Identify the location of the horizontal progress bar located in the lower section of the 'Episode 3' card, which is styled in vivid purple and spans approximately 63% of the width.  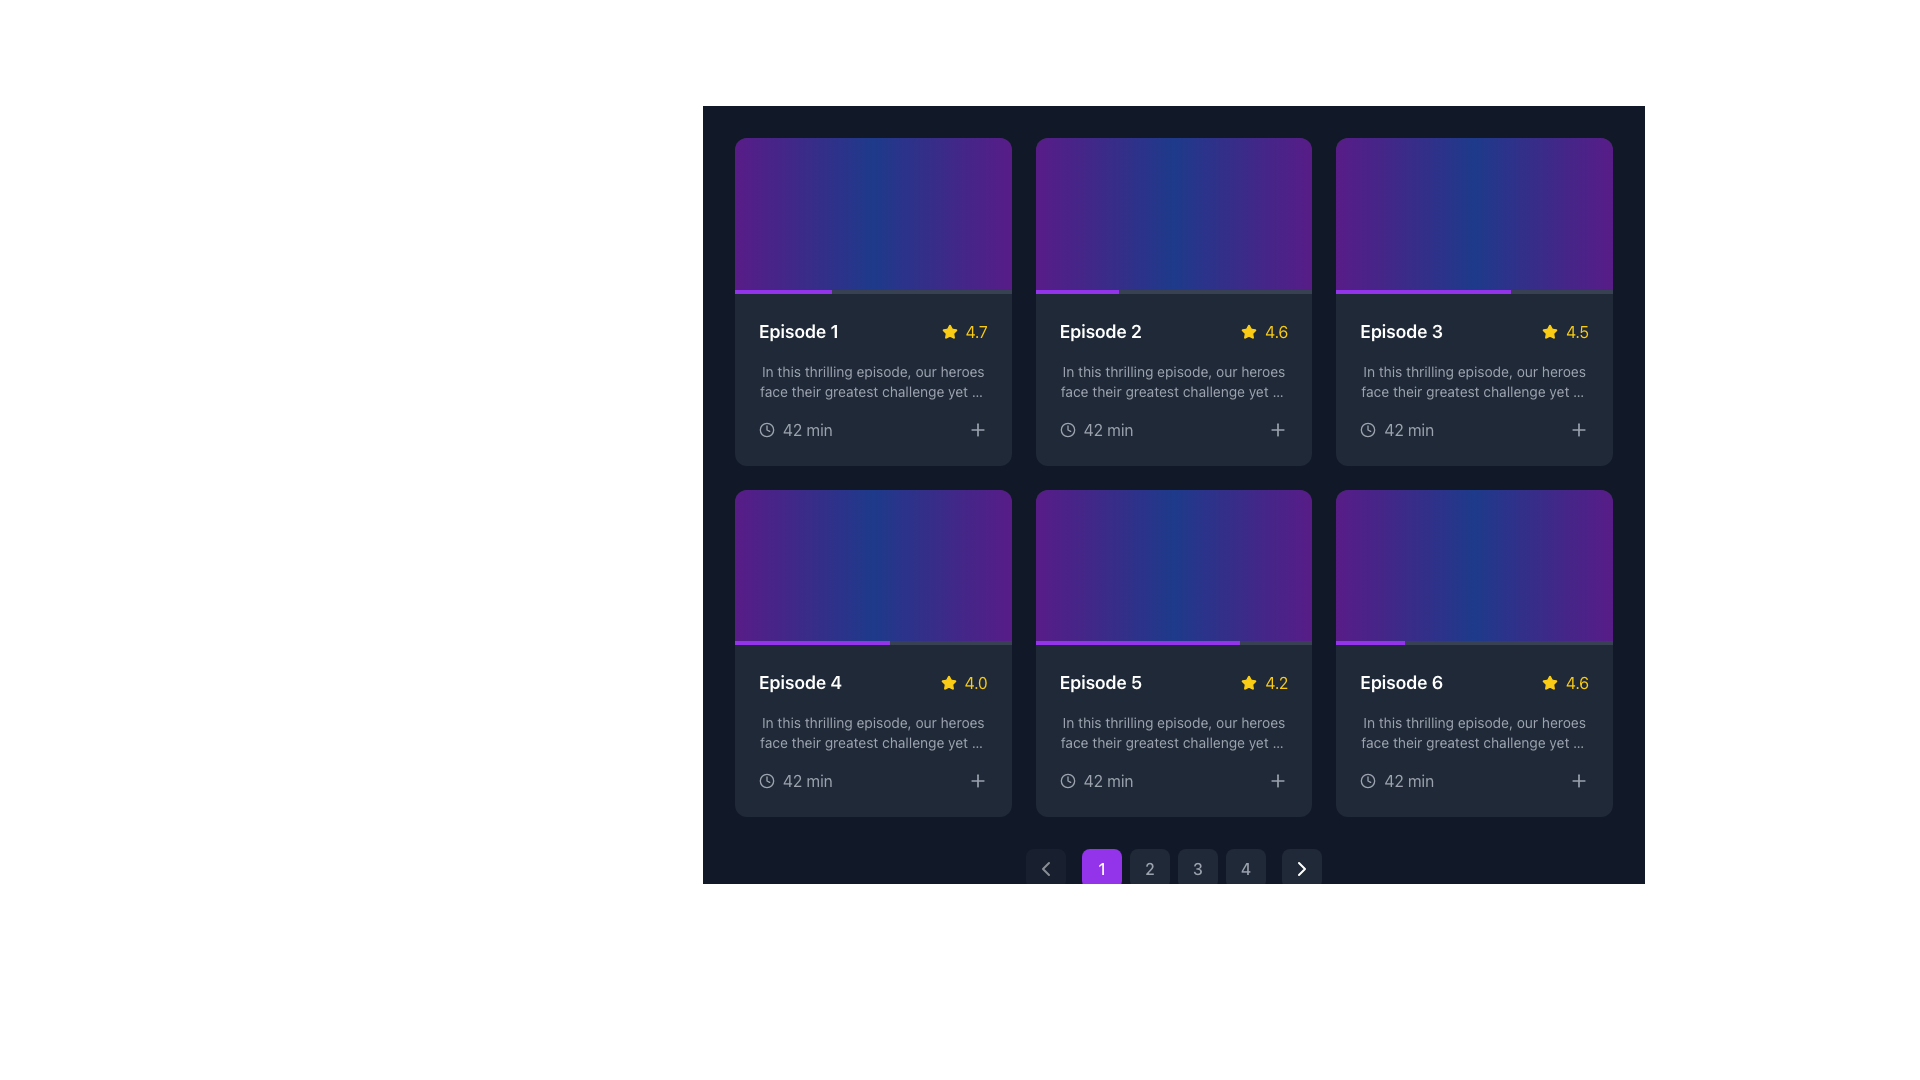
(1422, 291).